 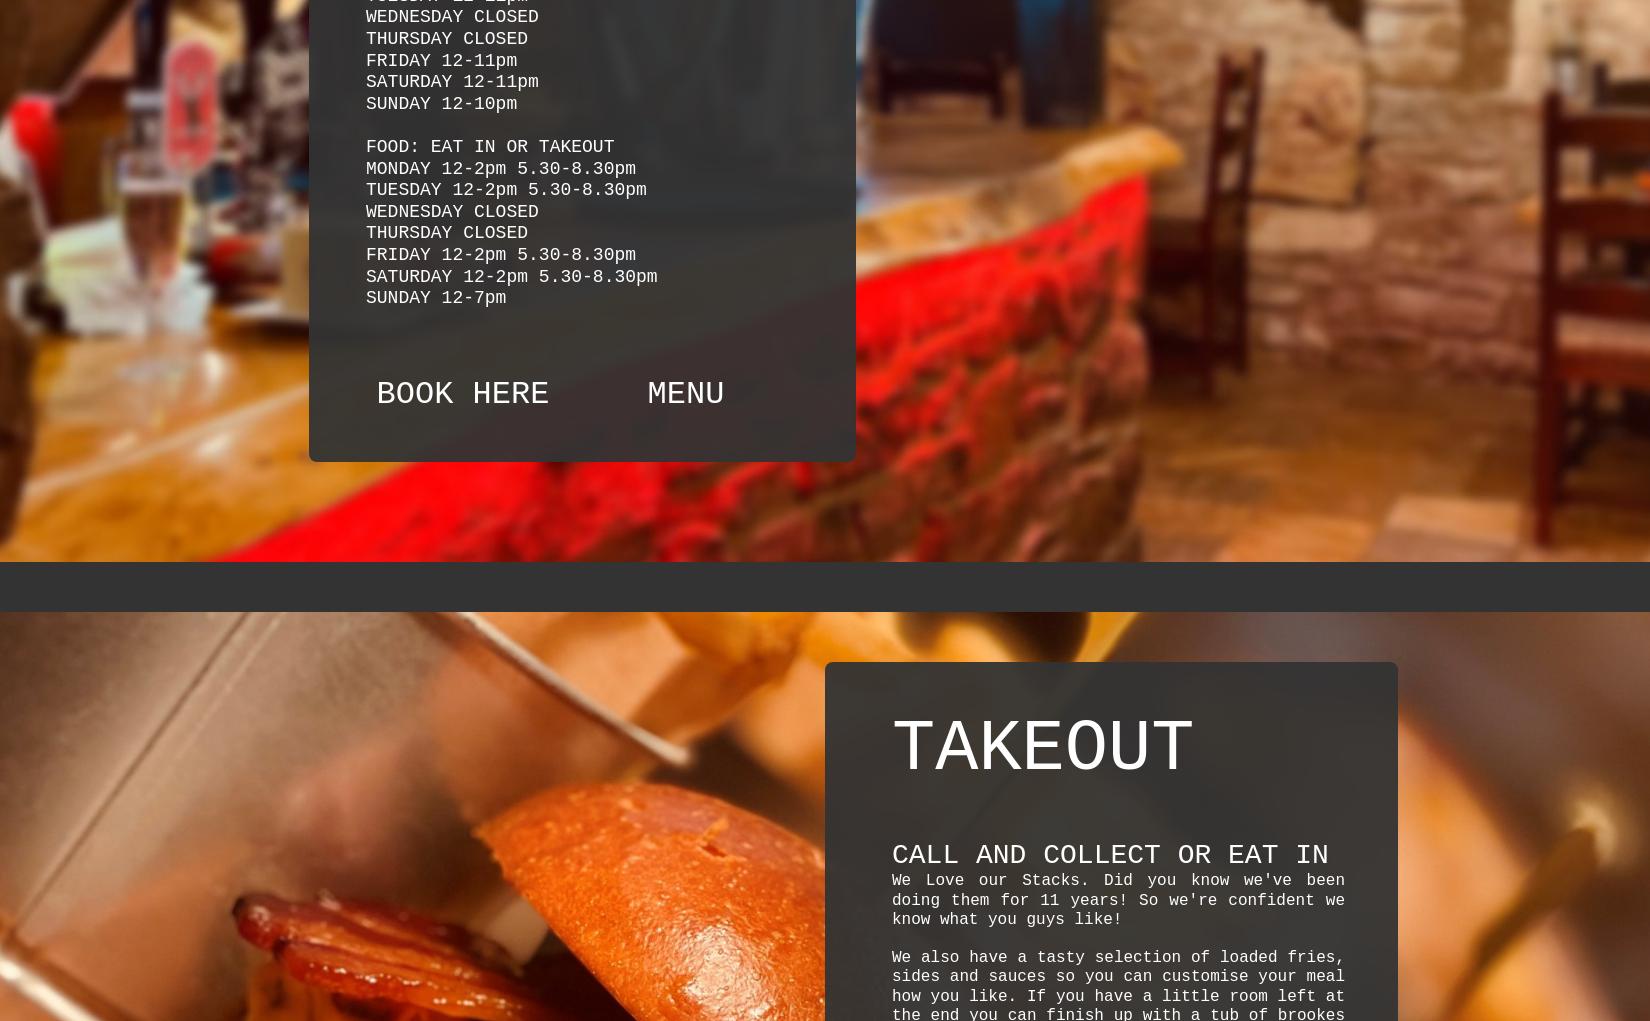 What do you see at coordinates (440, 60) in the screenshot?
I see `'FRIDAY 12-11pm'` at bounding box center [440, 60].